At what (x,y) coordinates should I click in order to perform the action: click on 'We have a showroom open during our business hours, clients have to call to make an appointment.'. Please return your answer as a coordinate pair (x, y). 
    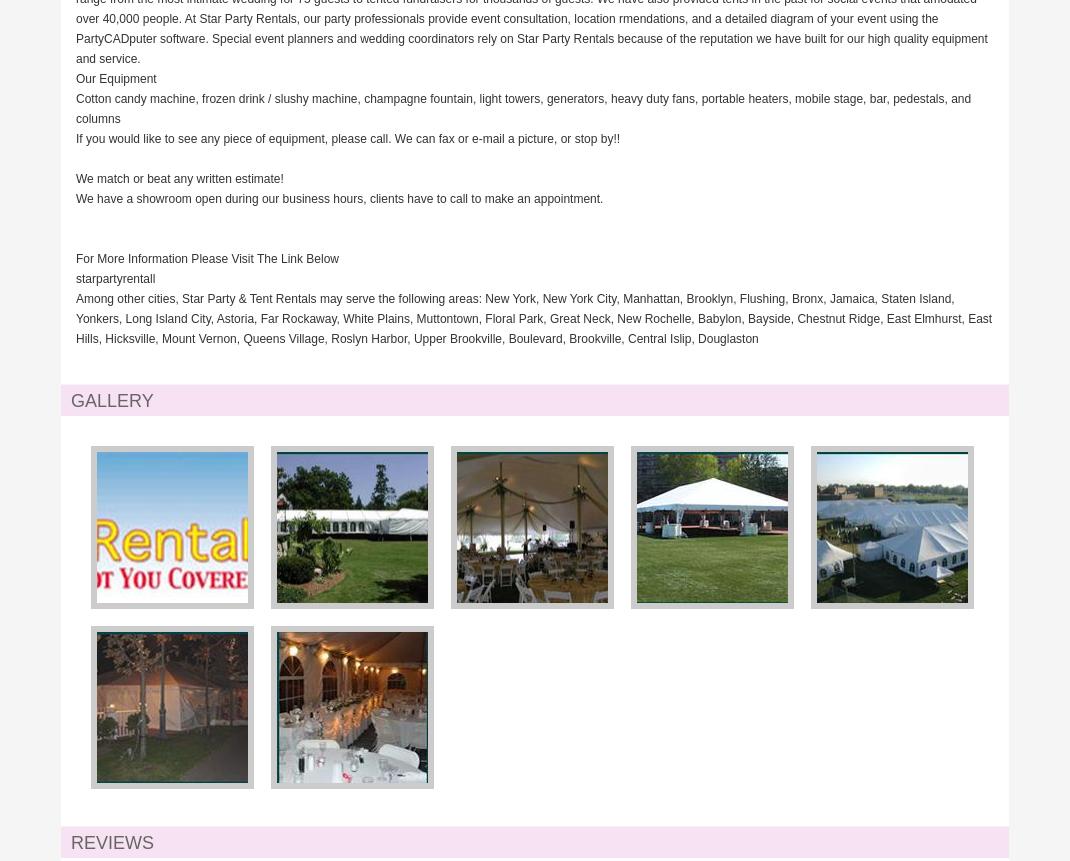
    Looking at the image, I should click on (339, 197).